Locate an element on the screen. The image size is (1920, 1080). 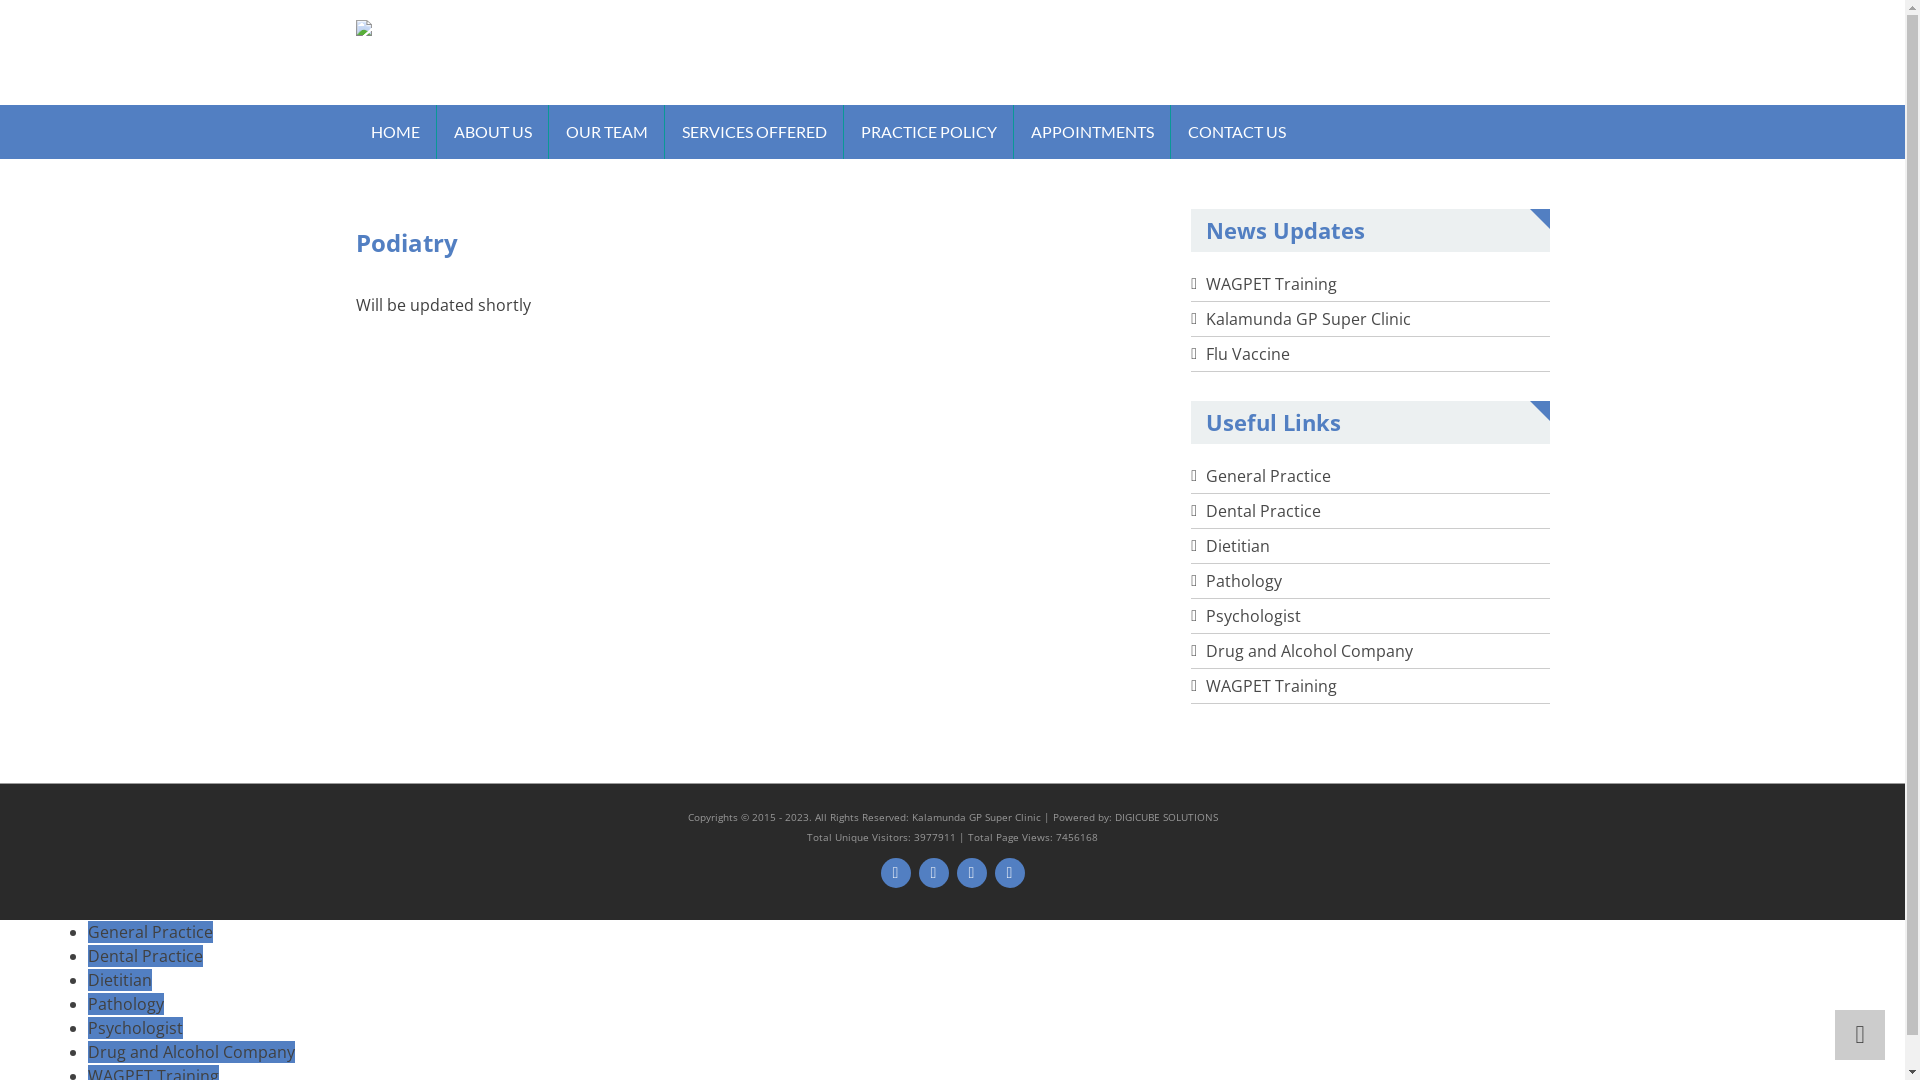
'HOME' is located at coordinates (395, 131).